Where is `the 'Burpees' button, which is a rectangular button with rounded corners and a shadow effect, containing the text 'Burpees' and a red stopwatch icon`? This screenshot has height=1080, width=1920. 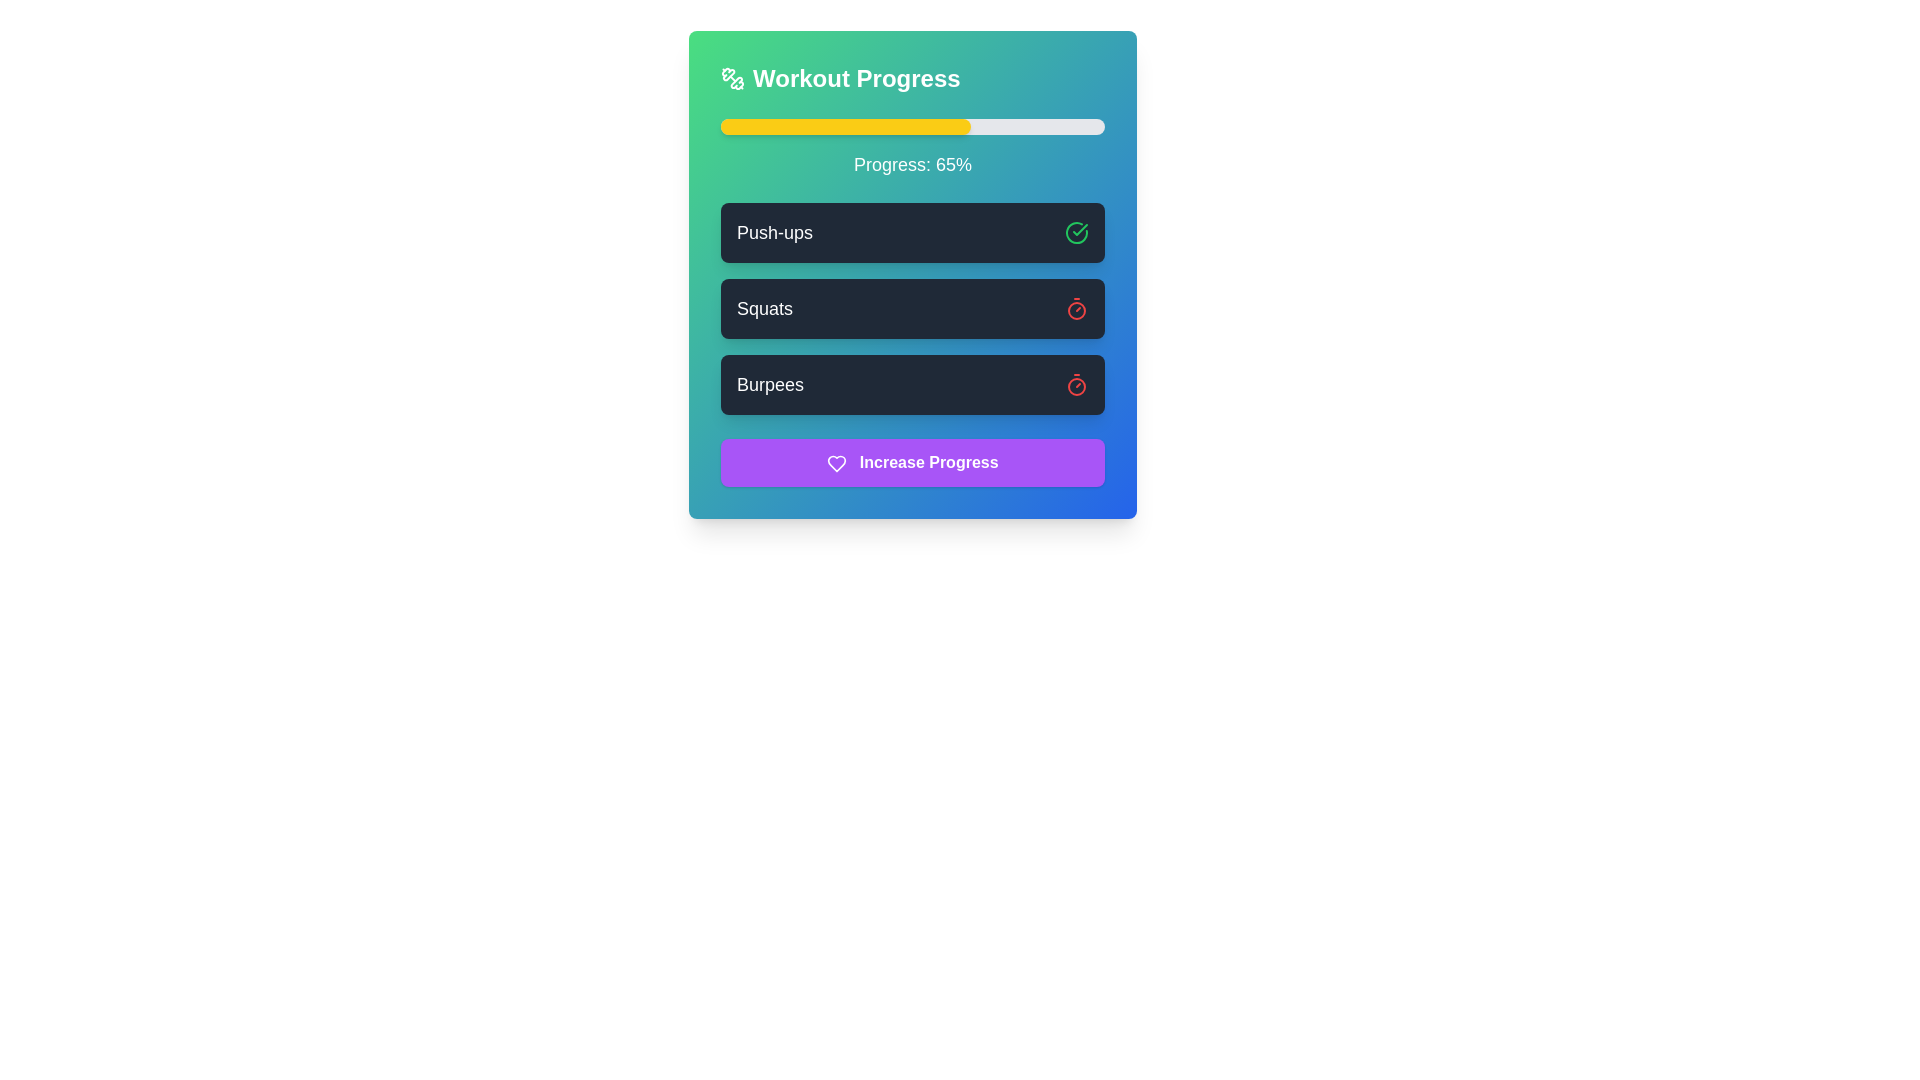
the 'Burpees' button, which is a rectangular button with rounded corners and a shadow effect, containing the text 'Burpees' and a red stopwatch icon is located at coordinates (911, 385).